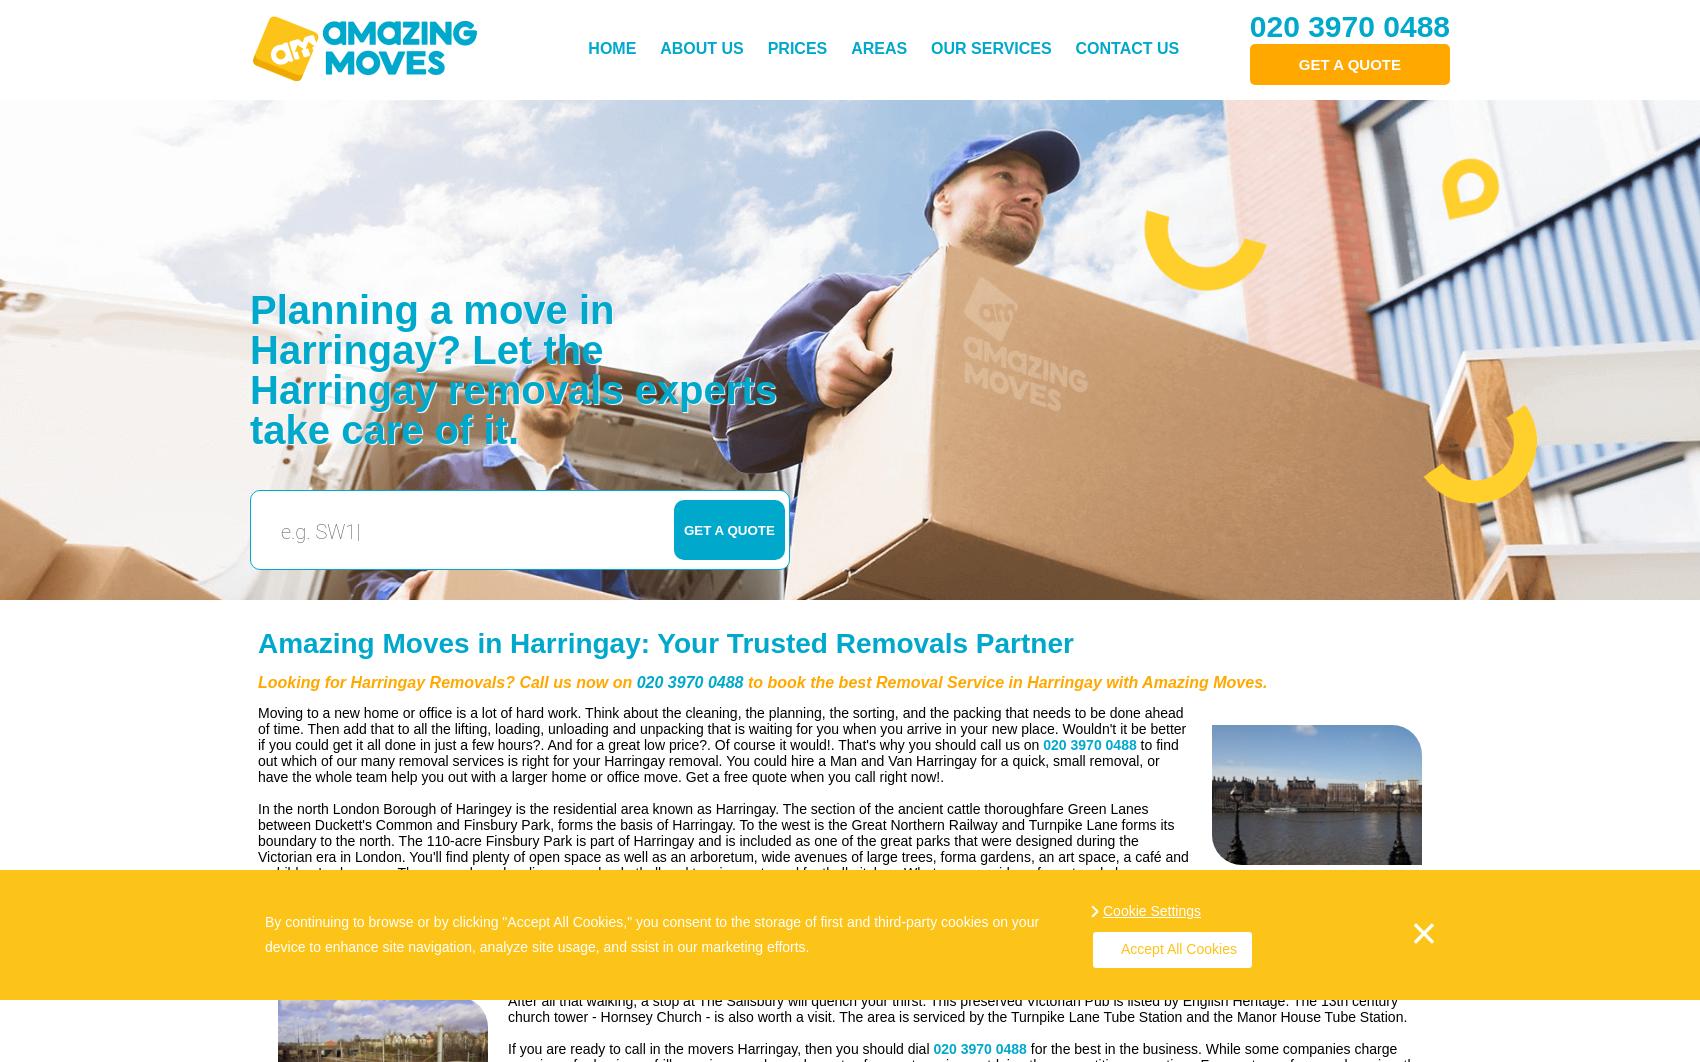 The height and width of the screenshot is (1062, 1700). I want to click on 'to book the best Removal Service in Harringay with Amazing Moves.', so click(1004, 682).